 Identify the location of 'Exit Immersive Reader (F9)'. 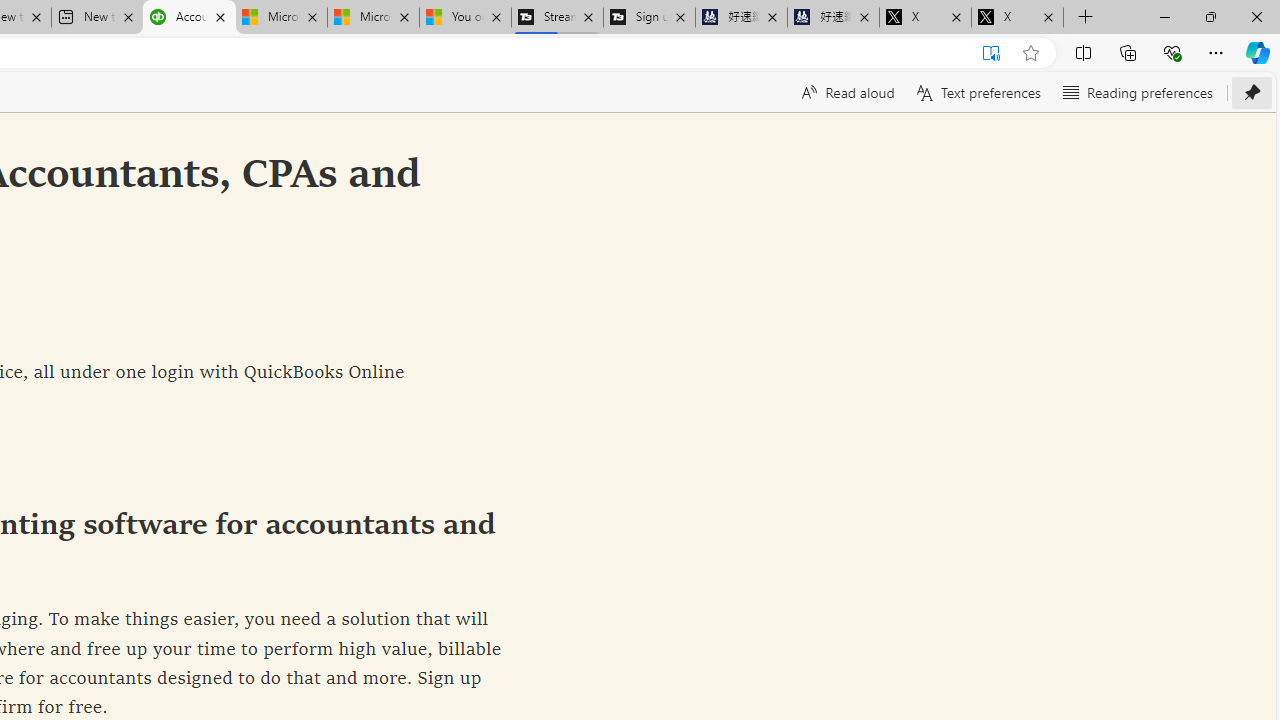
(991, 52).